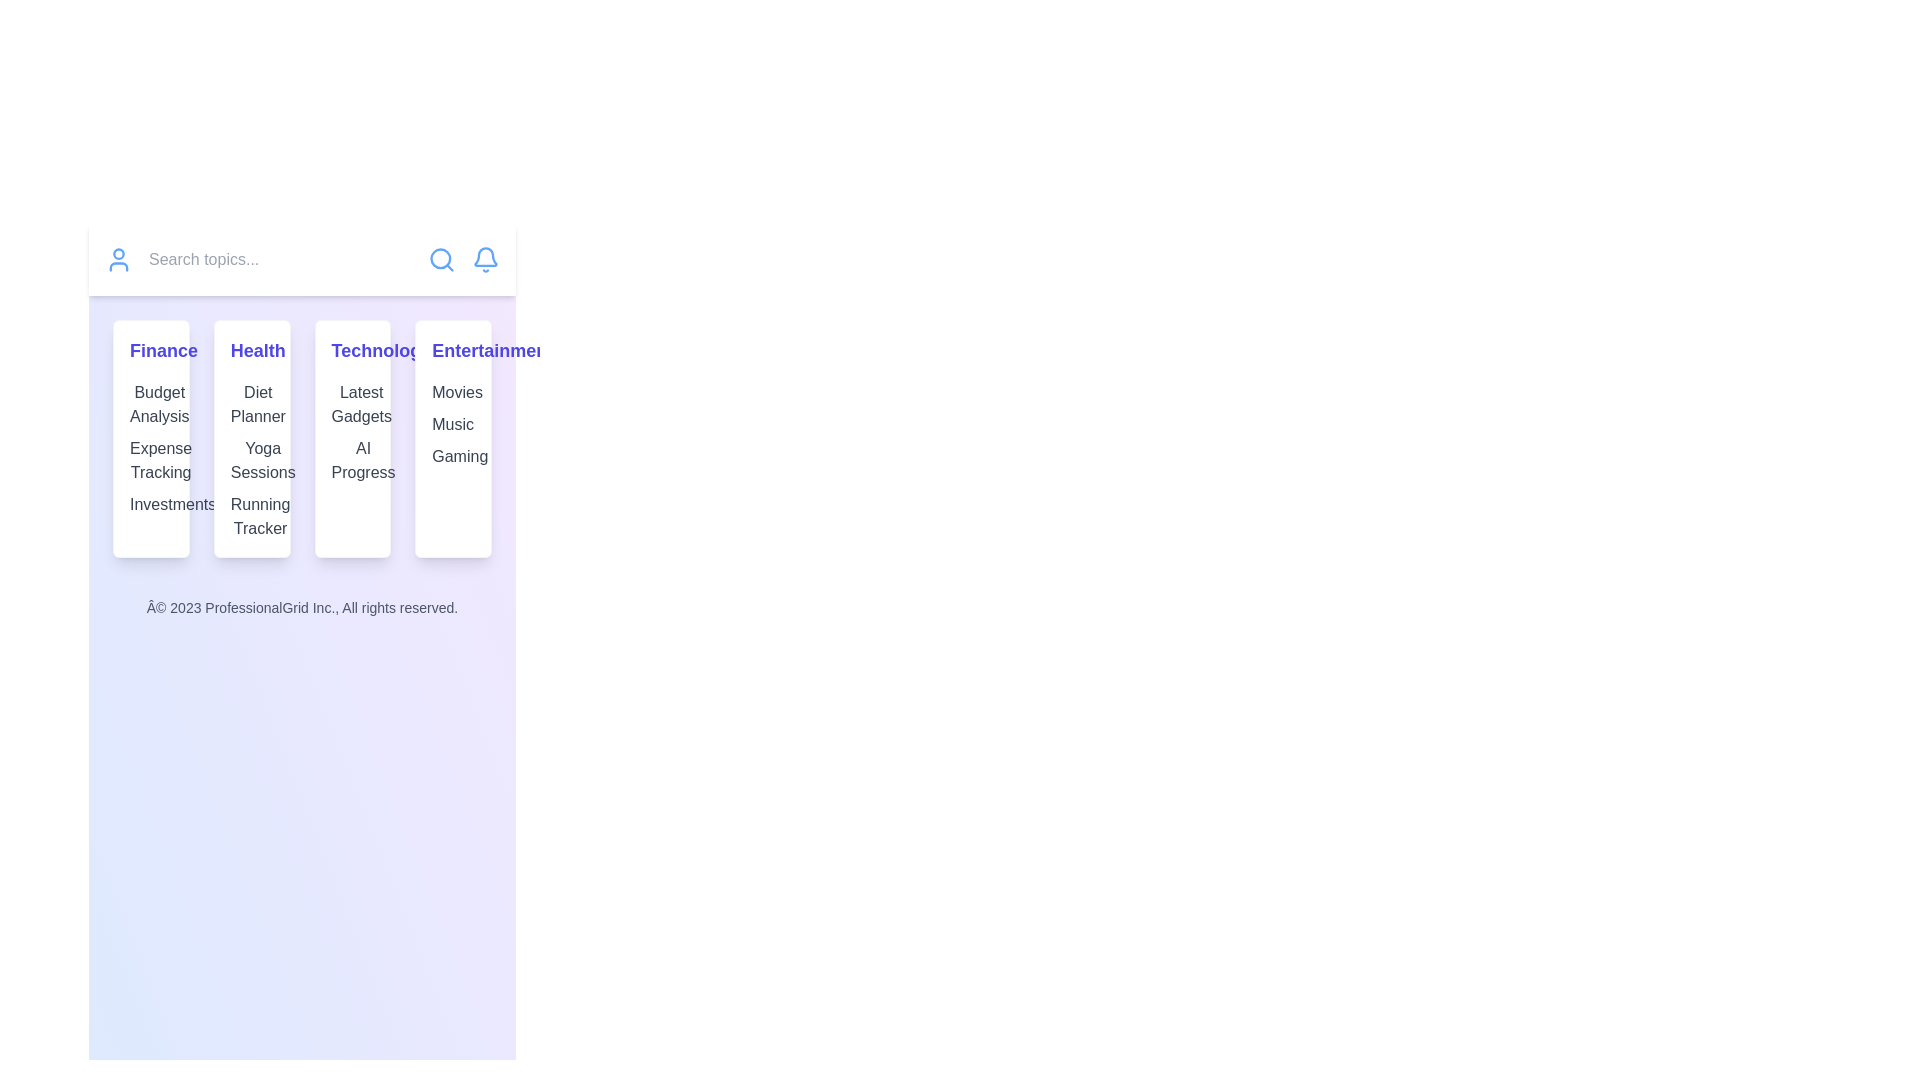 Image resolution: width=1920 pixels, height=1080 pixels. I want to click on 'Gaming' label which is the third item in the vertical list under the 'Entertainment' category, displayed in gray font on a white background card, so click(452, 456).